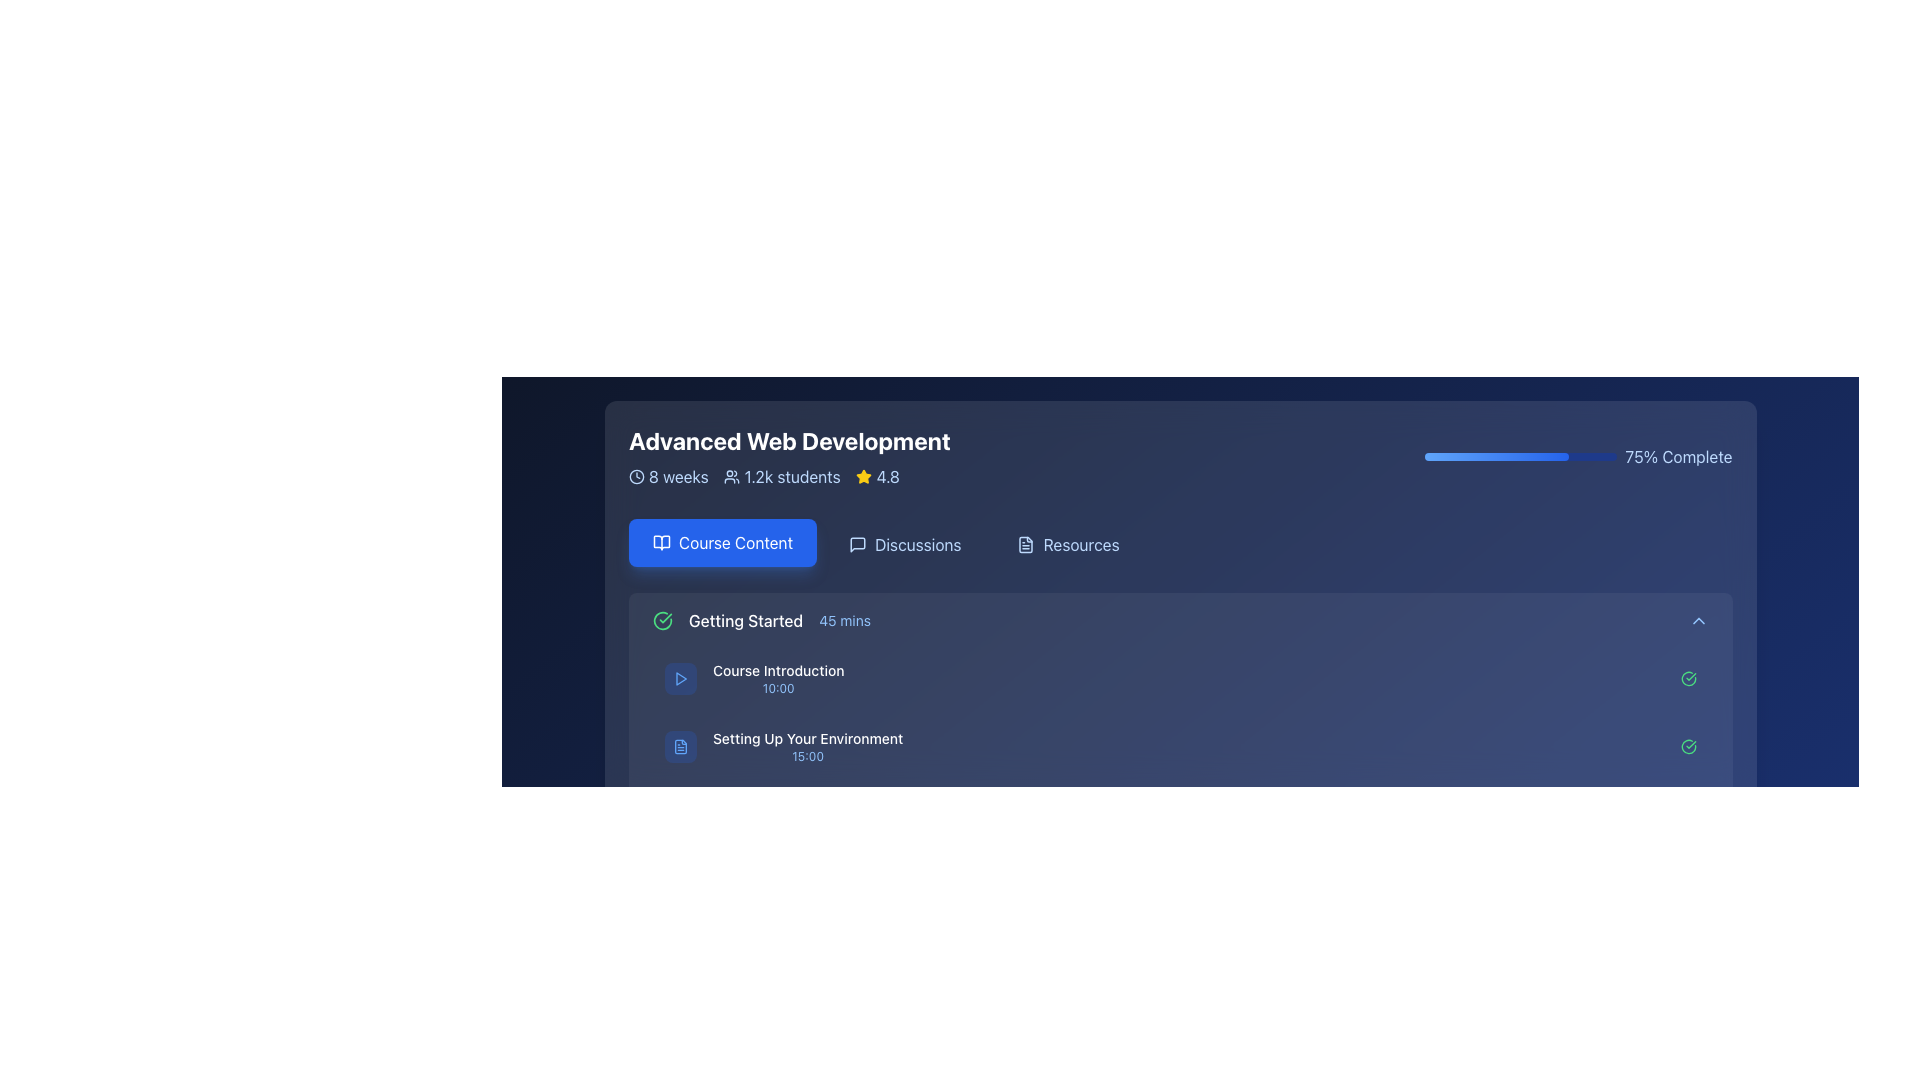 Image resolution: width=1920 pixels, height=1080 pixels. Describe the element at coordinates (857, 544) in the screenshot. I see `the icon representing the Discussions section in the top navigation bar` at that location.